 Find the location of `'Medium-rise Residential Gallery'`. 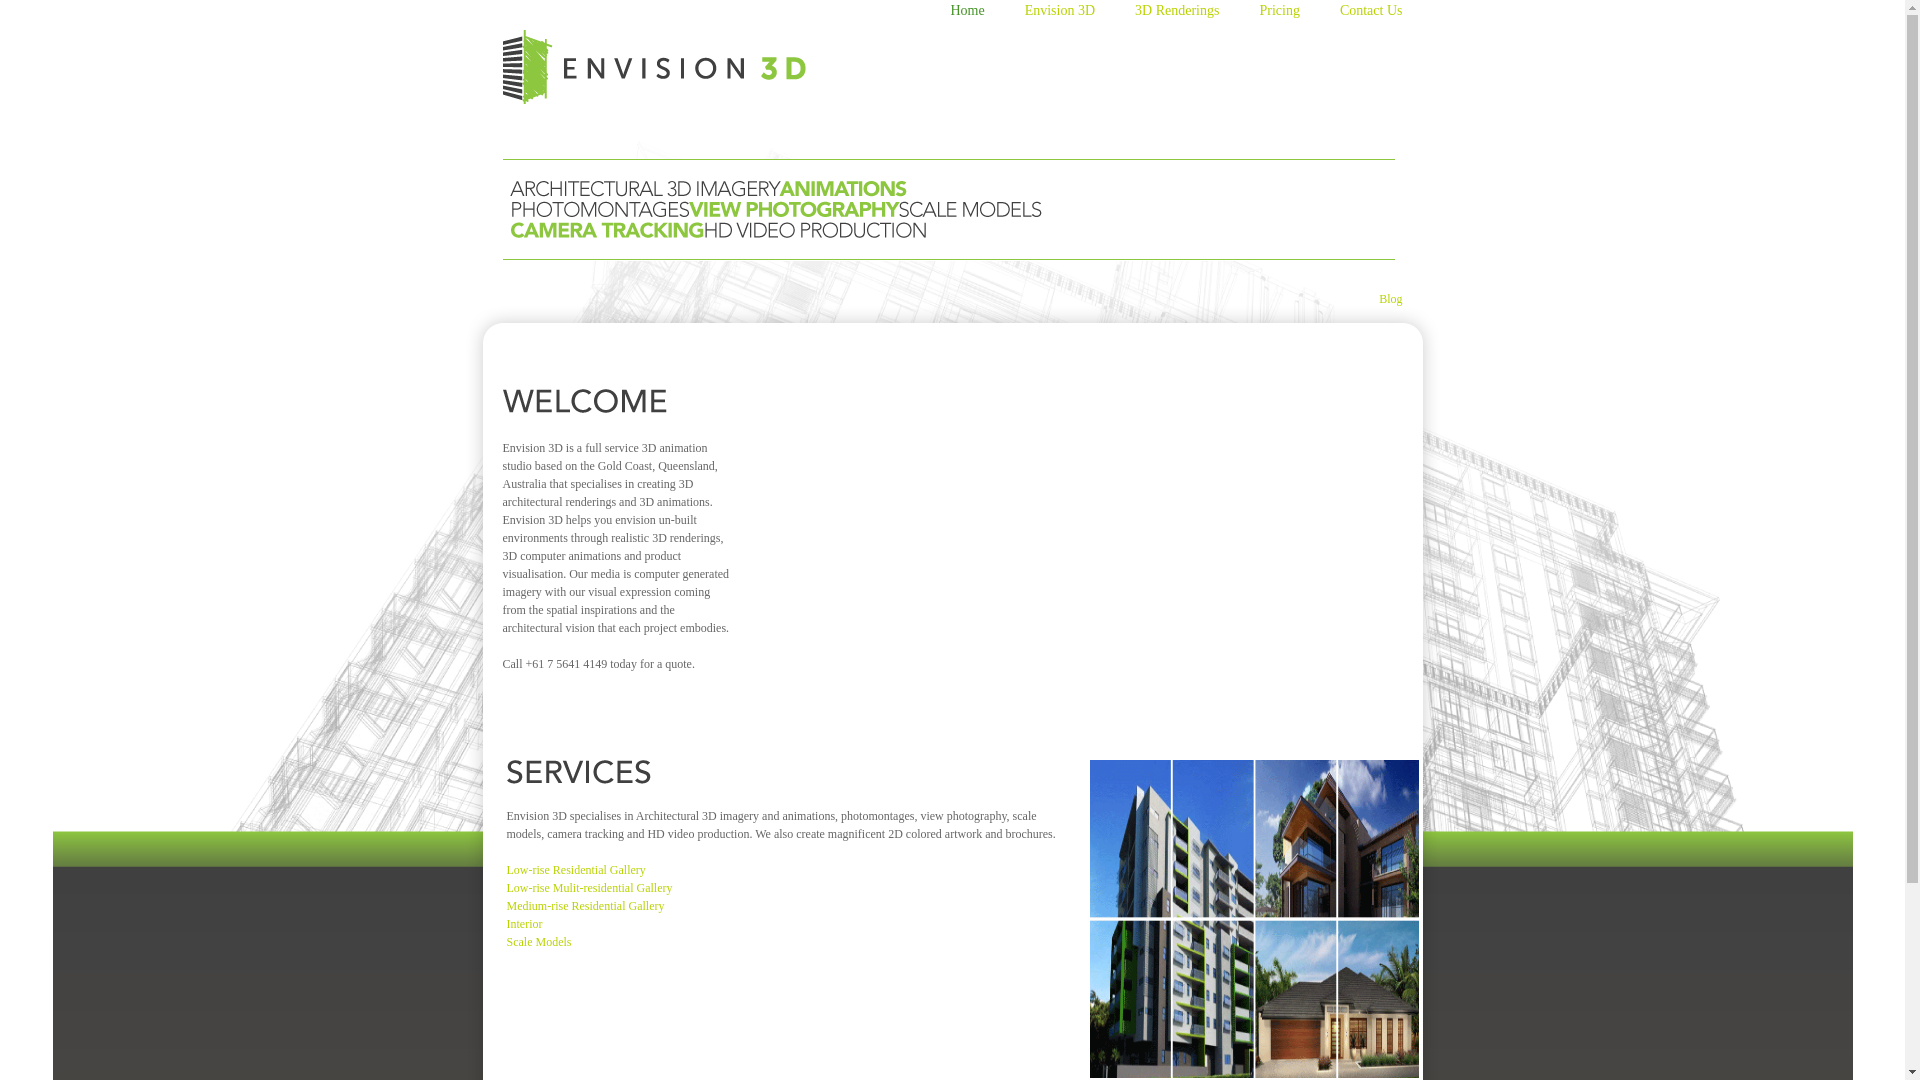

'Medium-rise Residential Gallery' is located at coordinates (584, 906).